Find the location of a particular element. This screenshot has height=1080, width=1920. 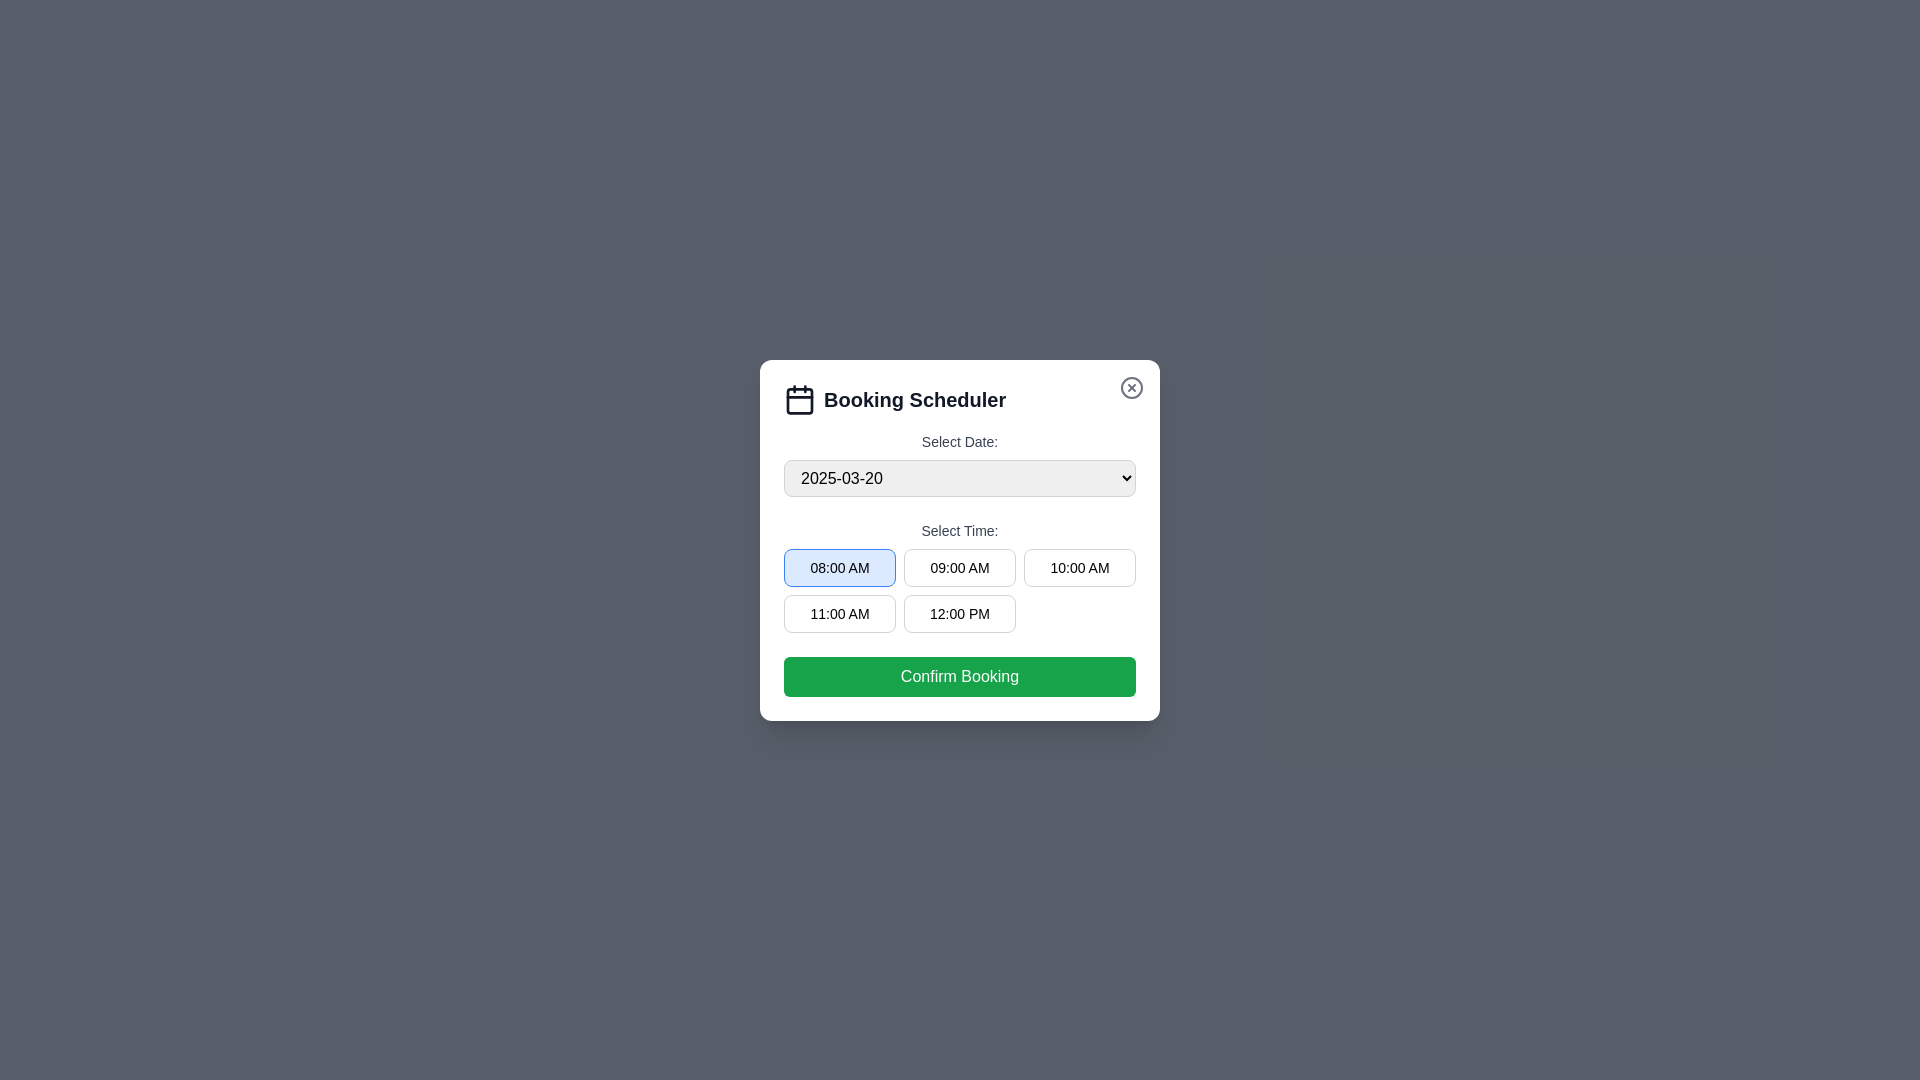

the calendar icon located at the top-left corner of the modal, next to the 'Booking Scheduler' text, to indicate the booking section is located at coordinates (800, 399).